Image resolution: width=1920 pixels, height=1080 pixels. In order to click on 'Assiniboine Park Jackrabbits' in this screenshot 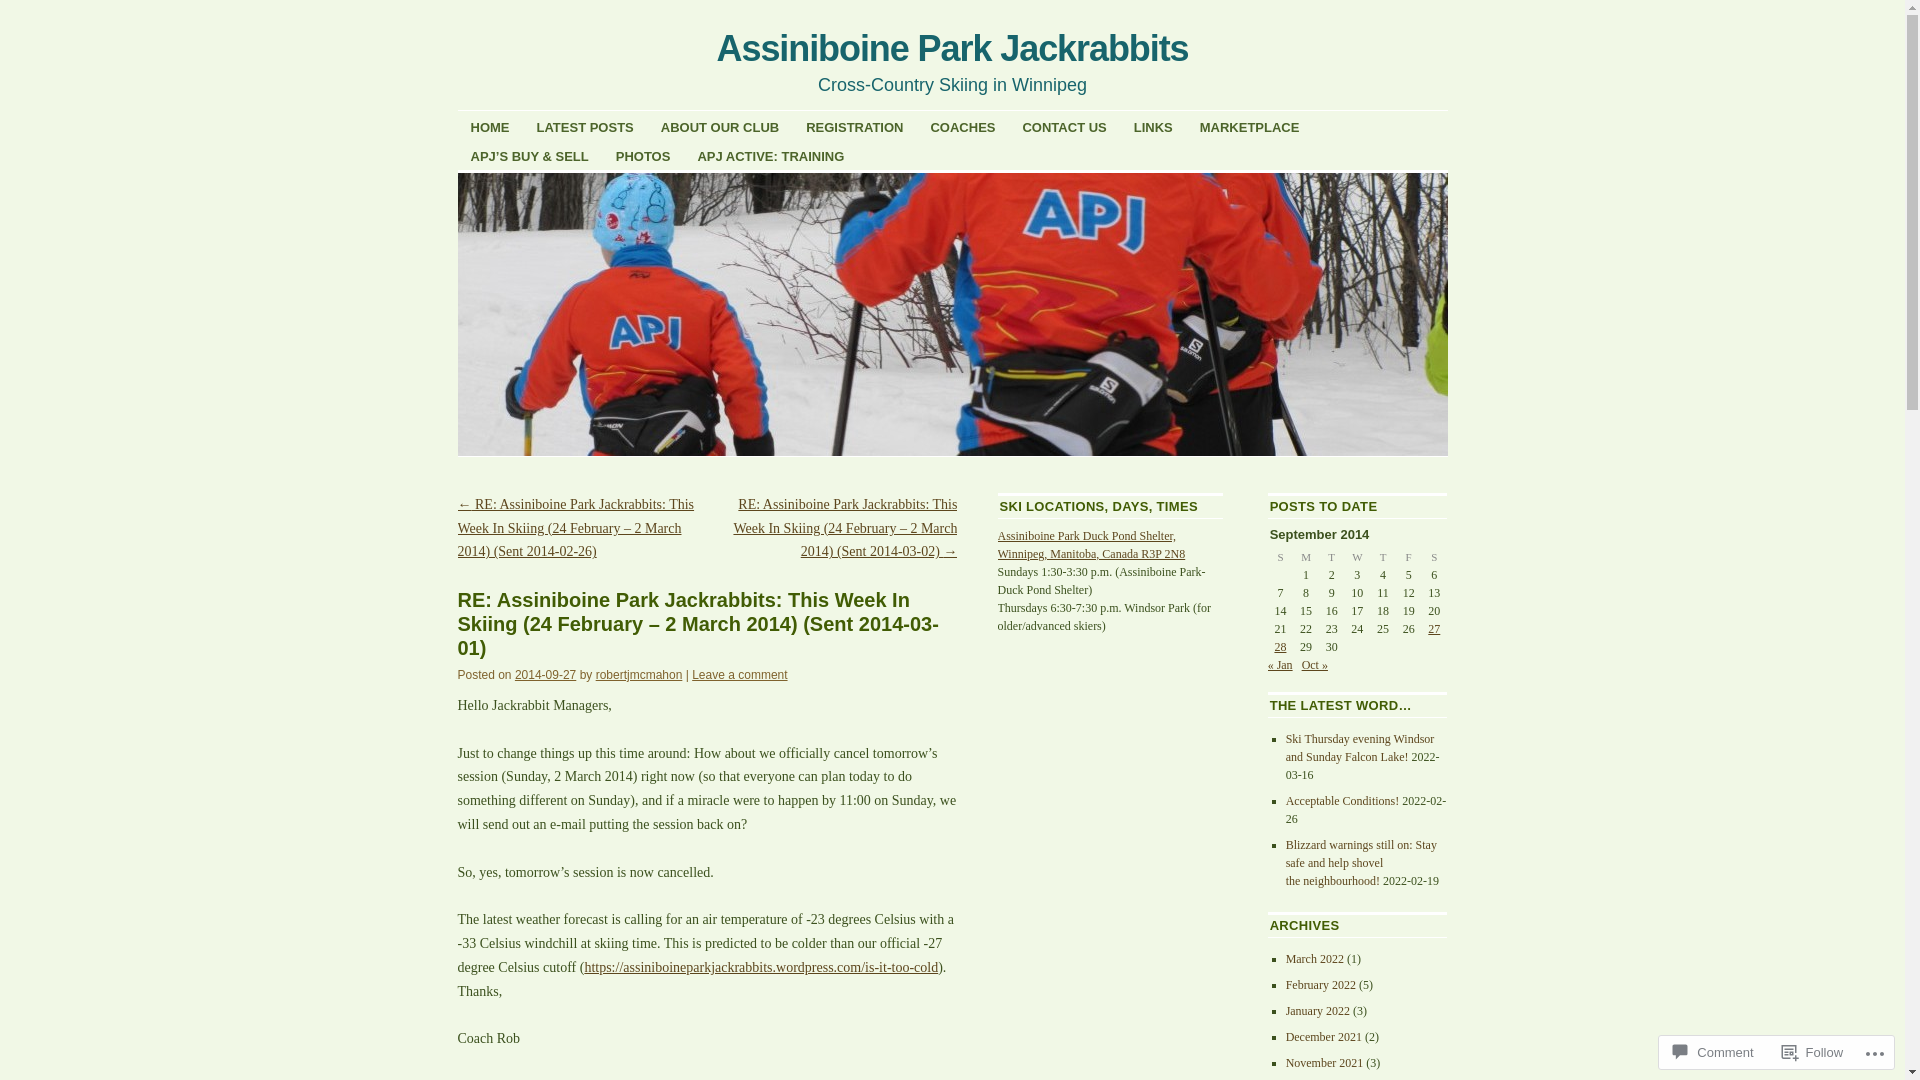, I will do `click(952, 47)`.